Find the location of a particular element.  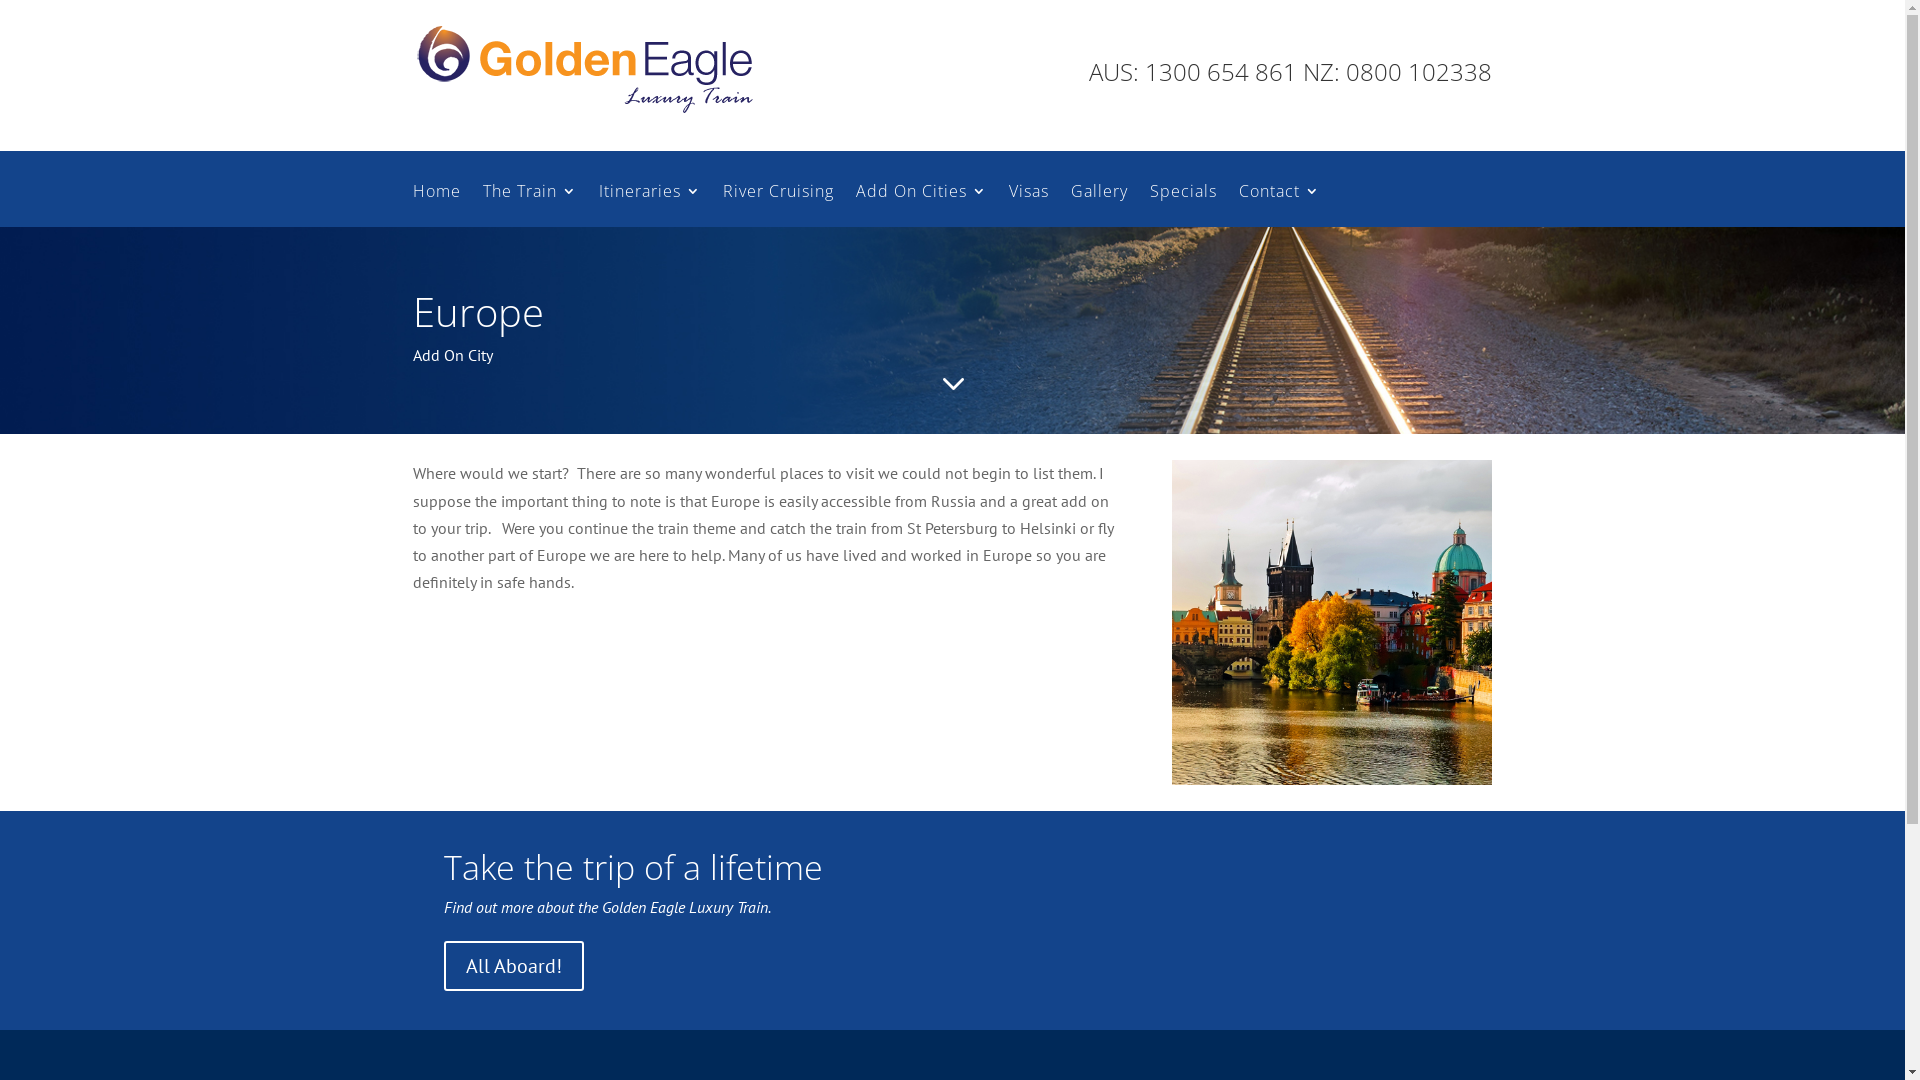

'3' is located at coordinates (951, 384).